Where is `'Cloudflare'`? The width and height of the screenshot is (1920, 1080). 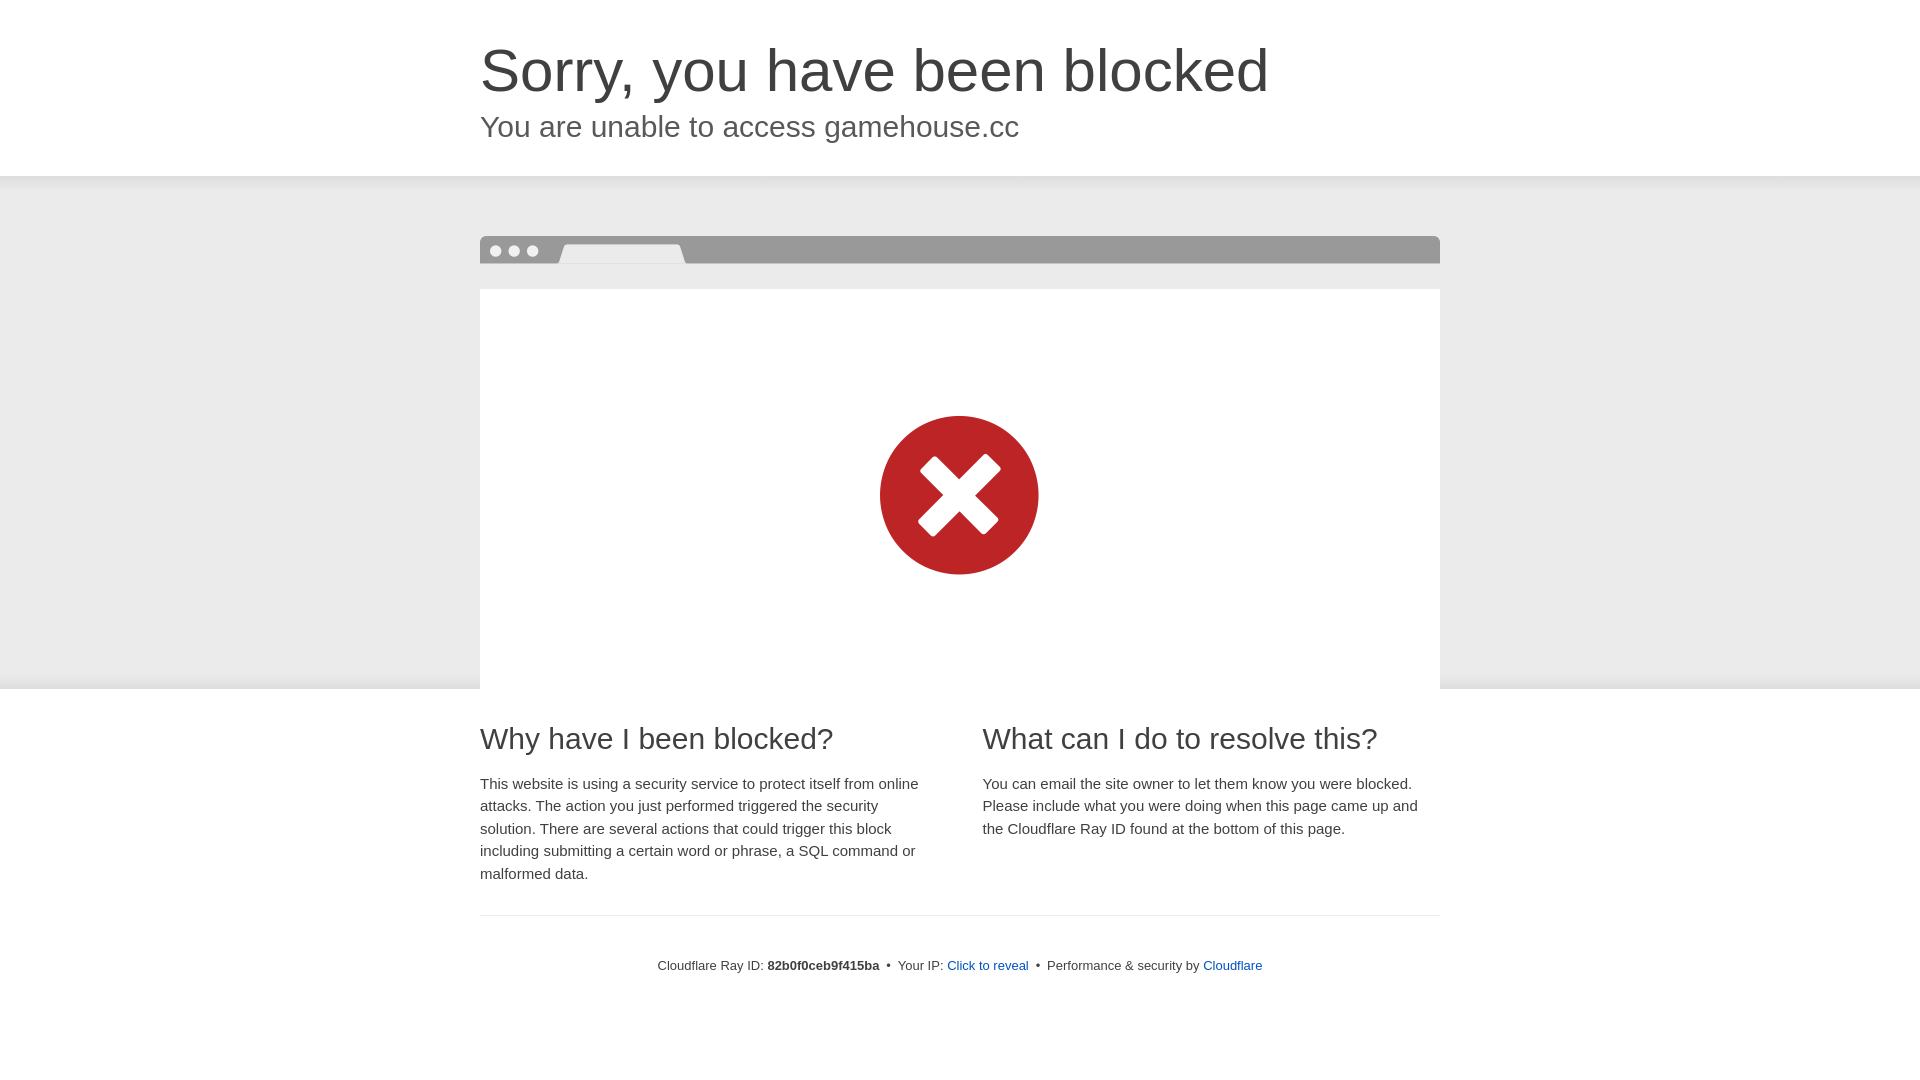 'Cloudflare' is located at coordinates (1231, 964).